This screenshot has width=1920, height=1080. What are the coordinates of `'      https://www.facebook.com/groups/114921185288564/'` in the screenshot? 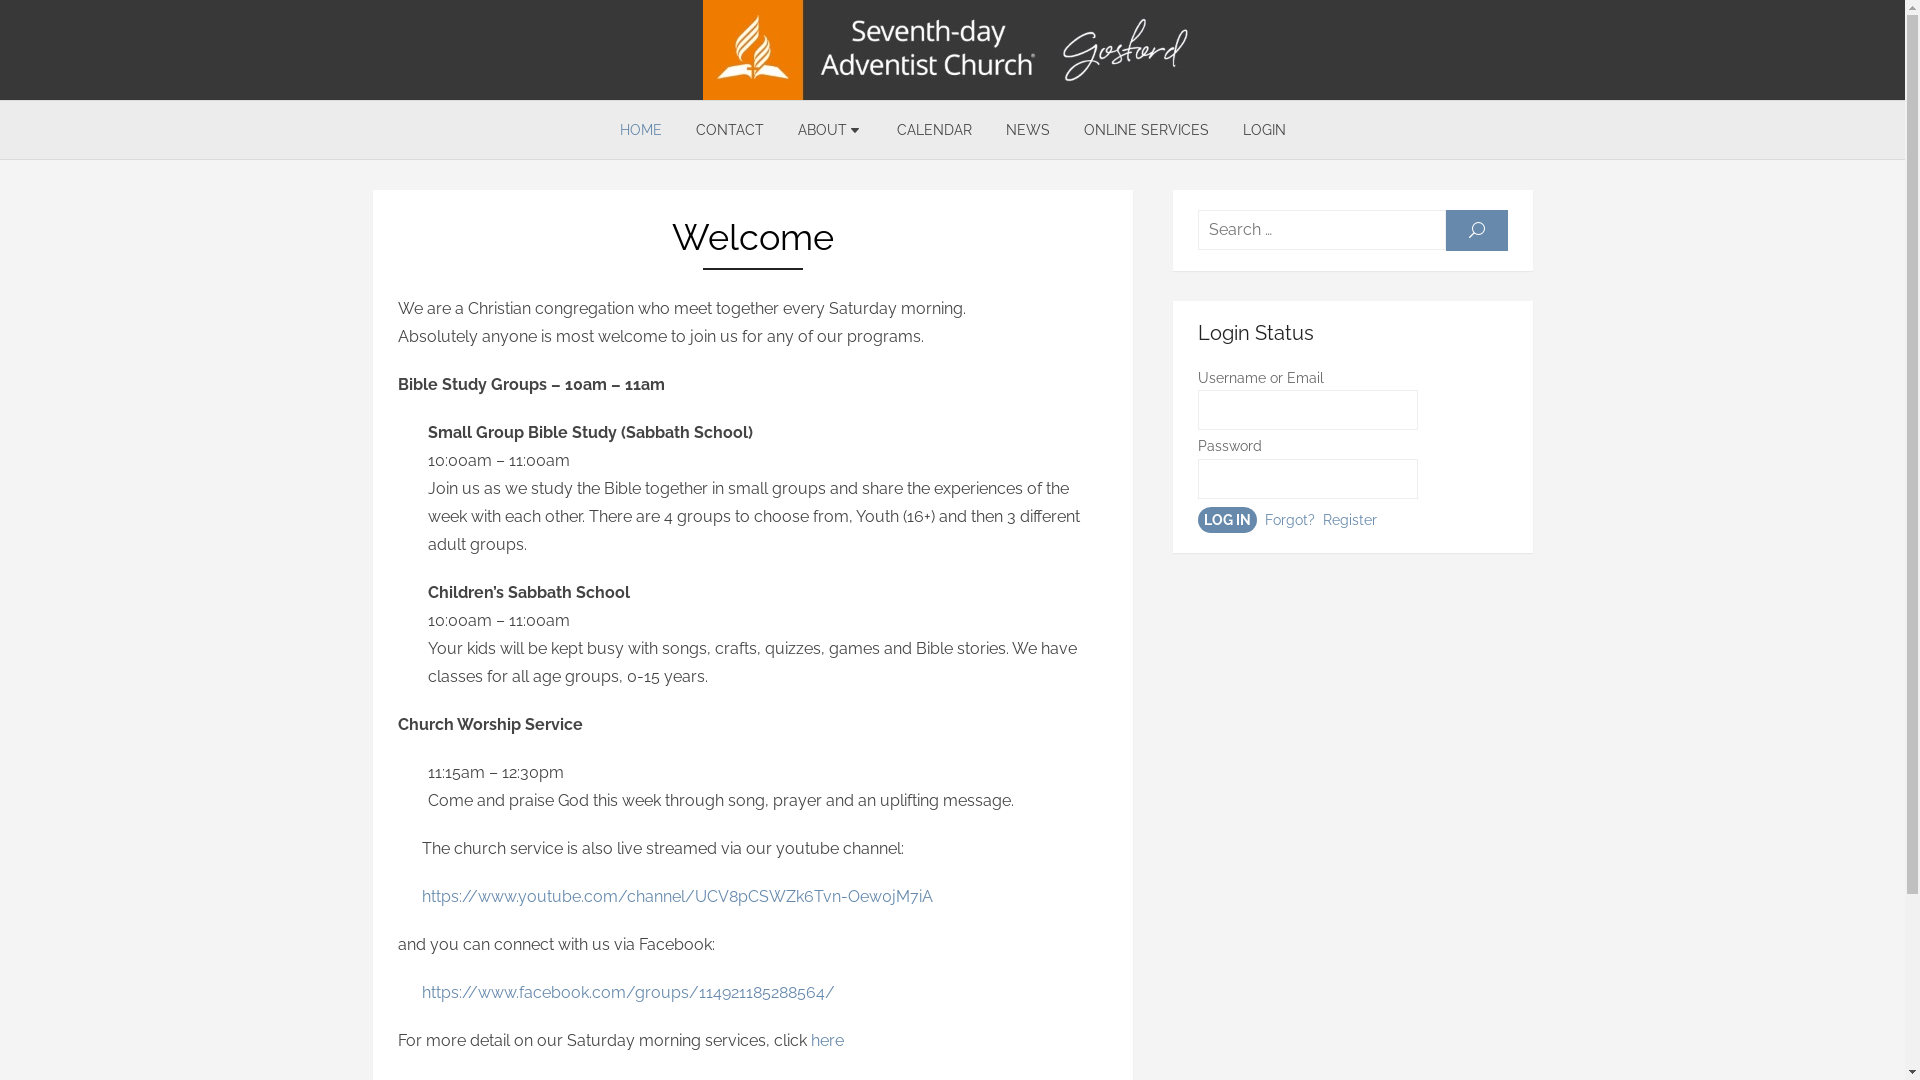 It's located at (615, 992).